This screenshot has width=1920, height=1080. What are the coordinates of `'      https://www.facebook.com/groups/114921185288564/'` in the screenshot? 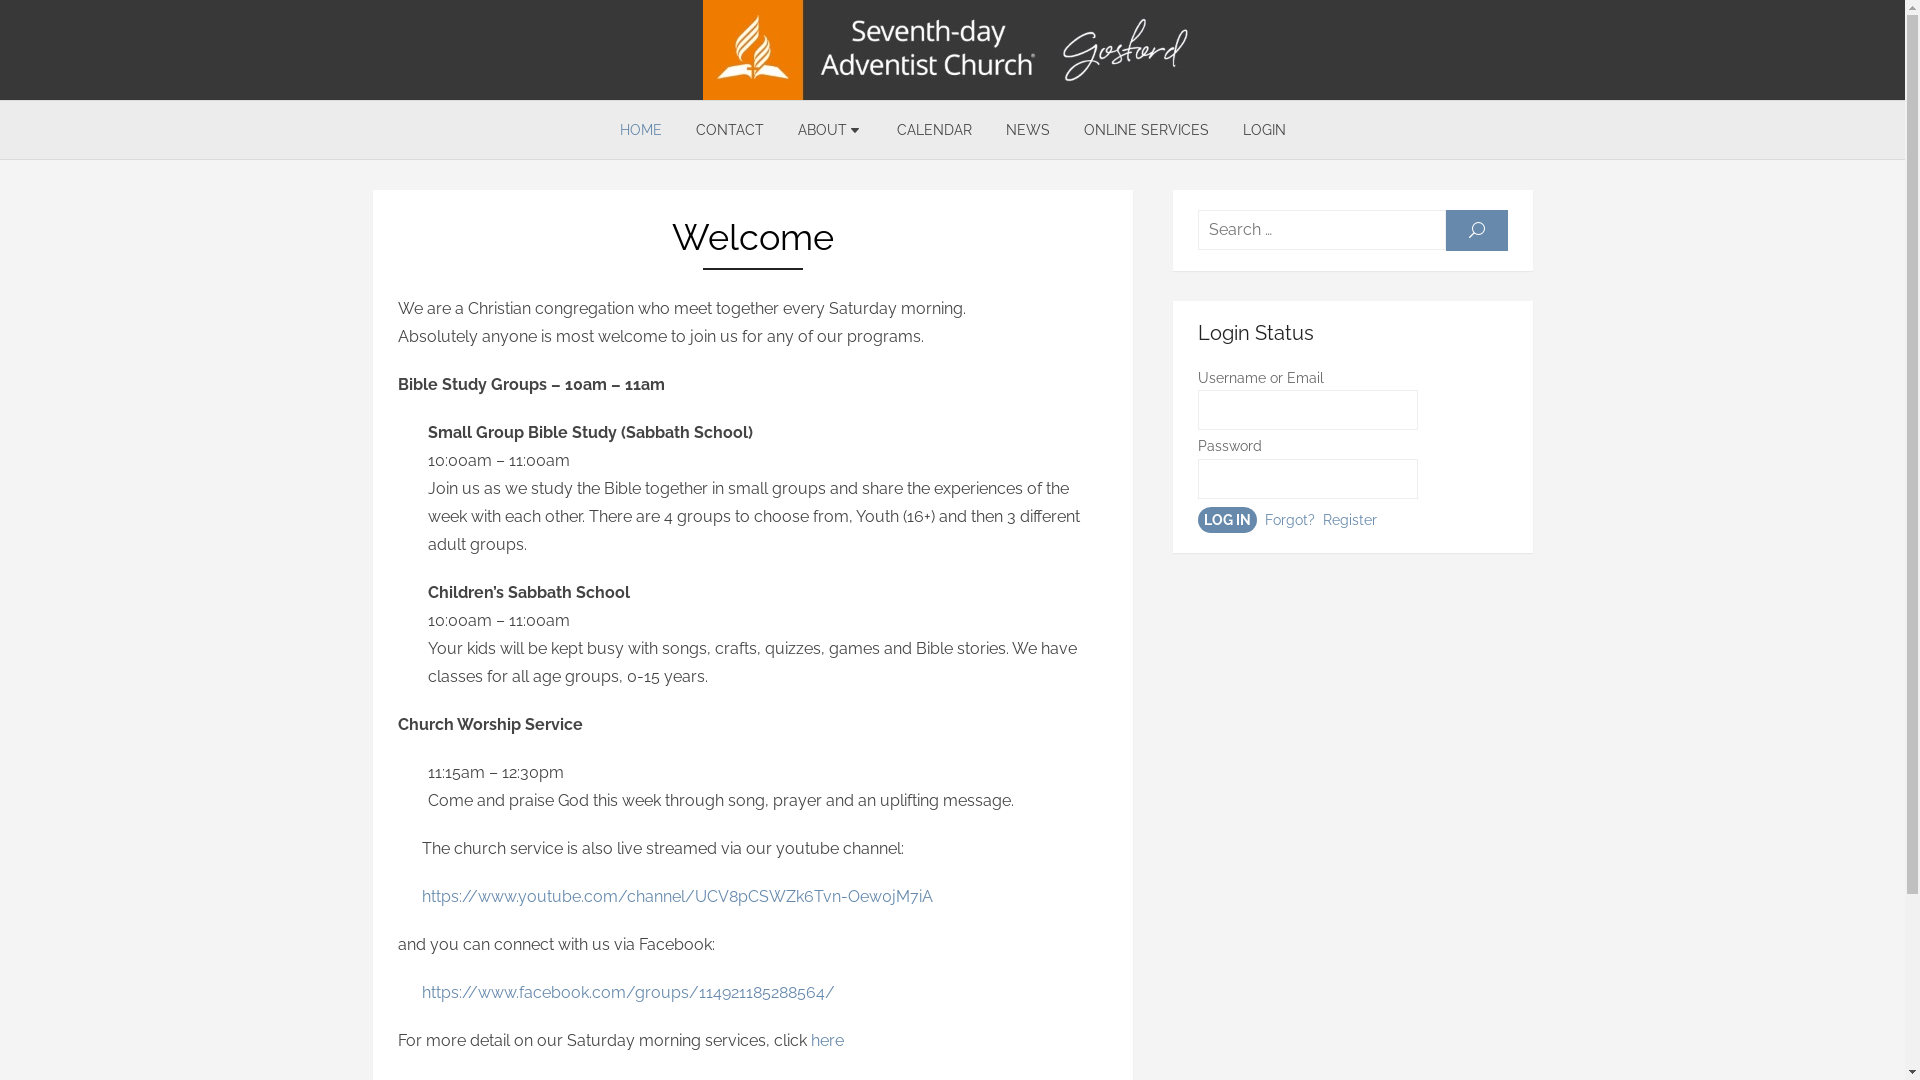 It's located at (615, 992).